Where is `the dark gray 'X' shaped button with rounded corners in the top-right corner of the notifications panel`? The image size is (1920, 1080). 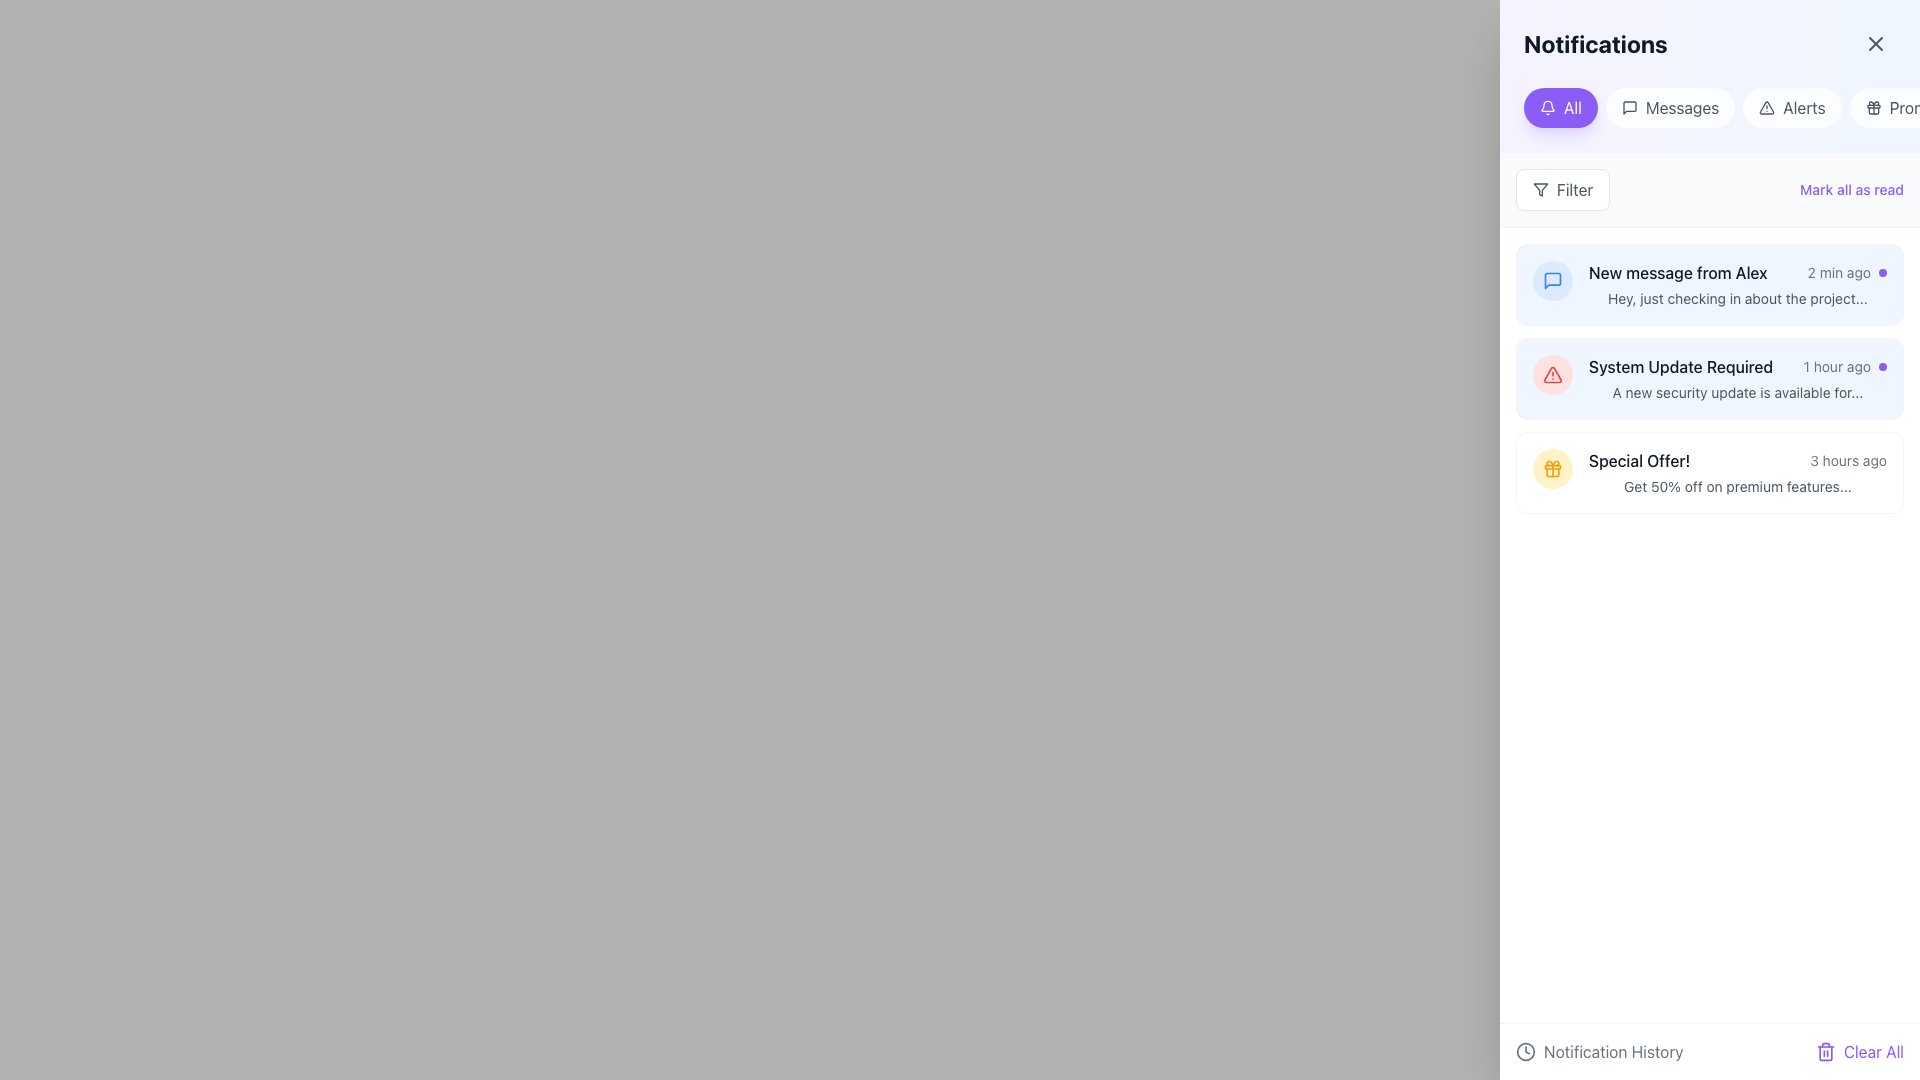
the dark gray 'X' shaped button with rounded corners in the top-right corner of the notifications panel is located at coordinates (1875, 43).